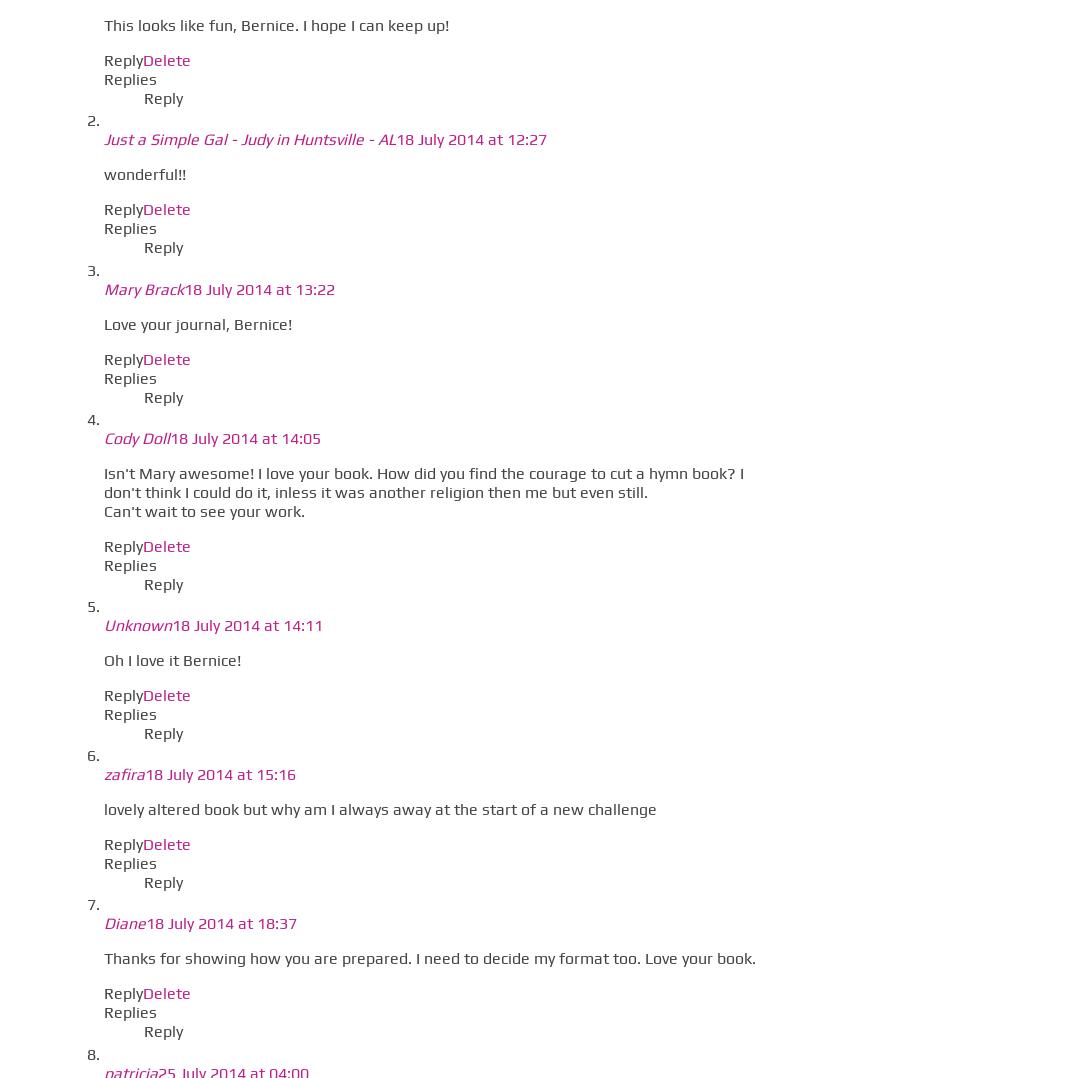 This screenshot has width=1067, height=1078. What do you see at coordinates (136, 623) in the screenshot?
I see `'Unknown'` at bounding box center [136, 623].